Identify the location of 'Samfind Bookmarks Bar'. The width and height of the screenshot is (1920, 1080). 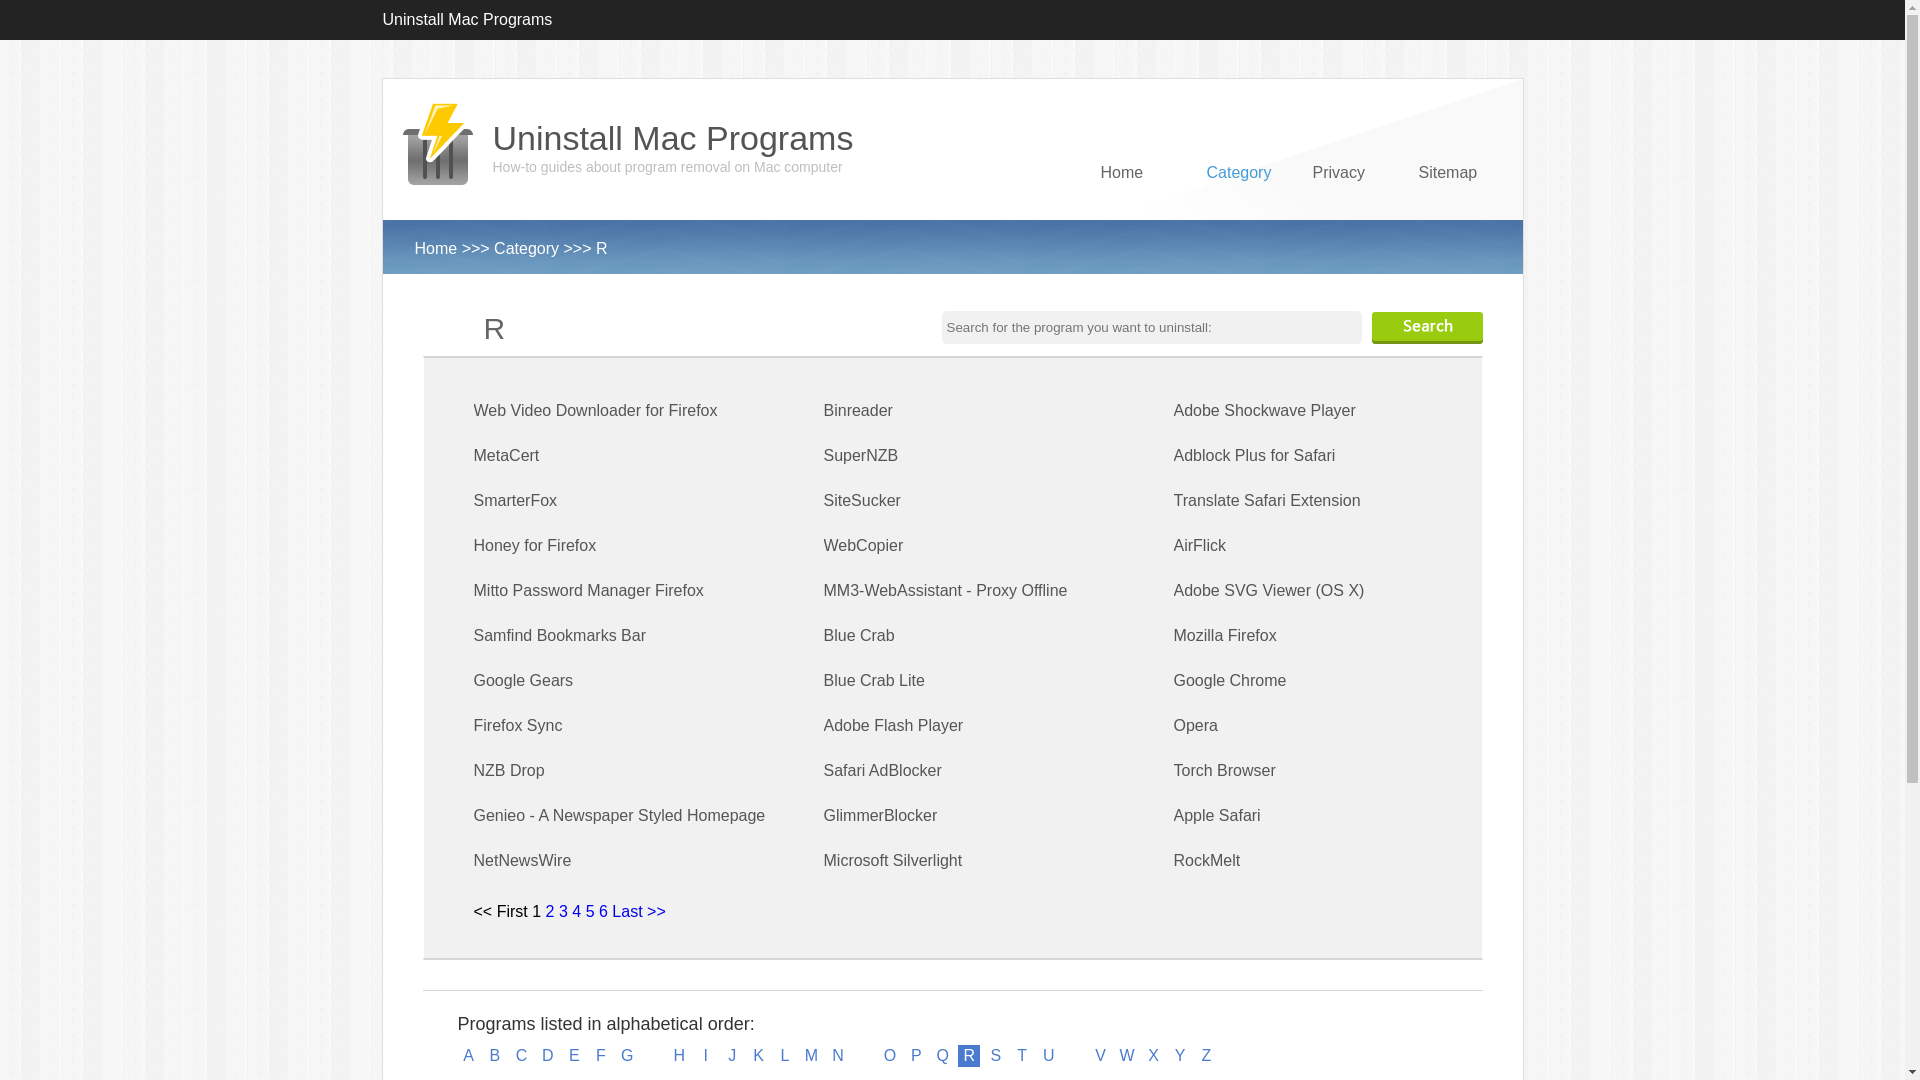
(560, 635).